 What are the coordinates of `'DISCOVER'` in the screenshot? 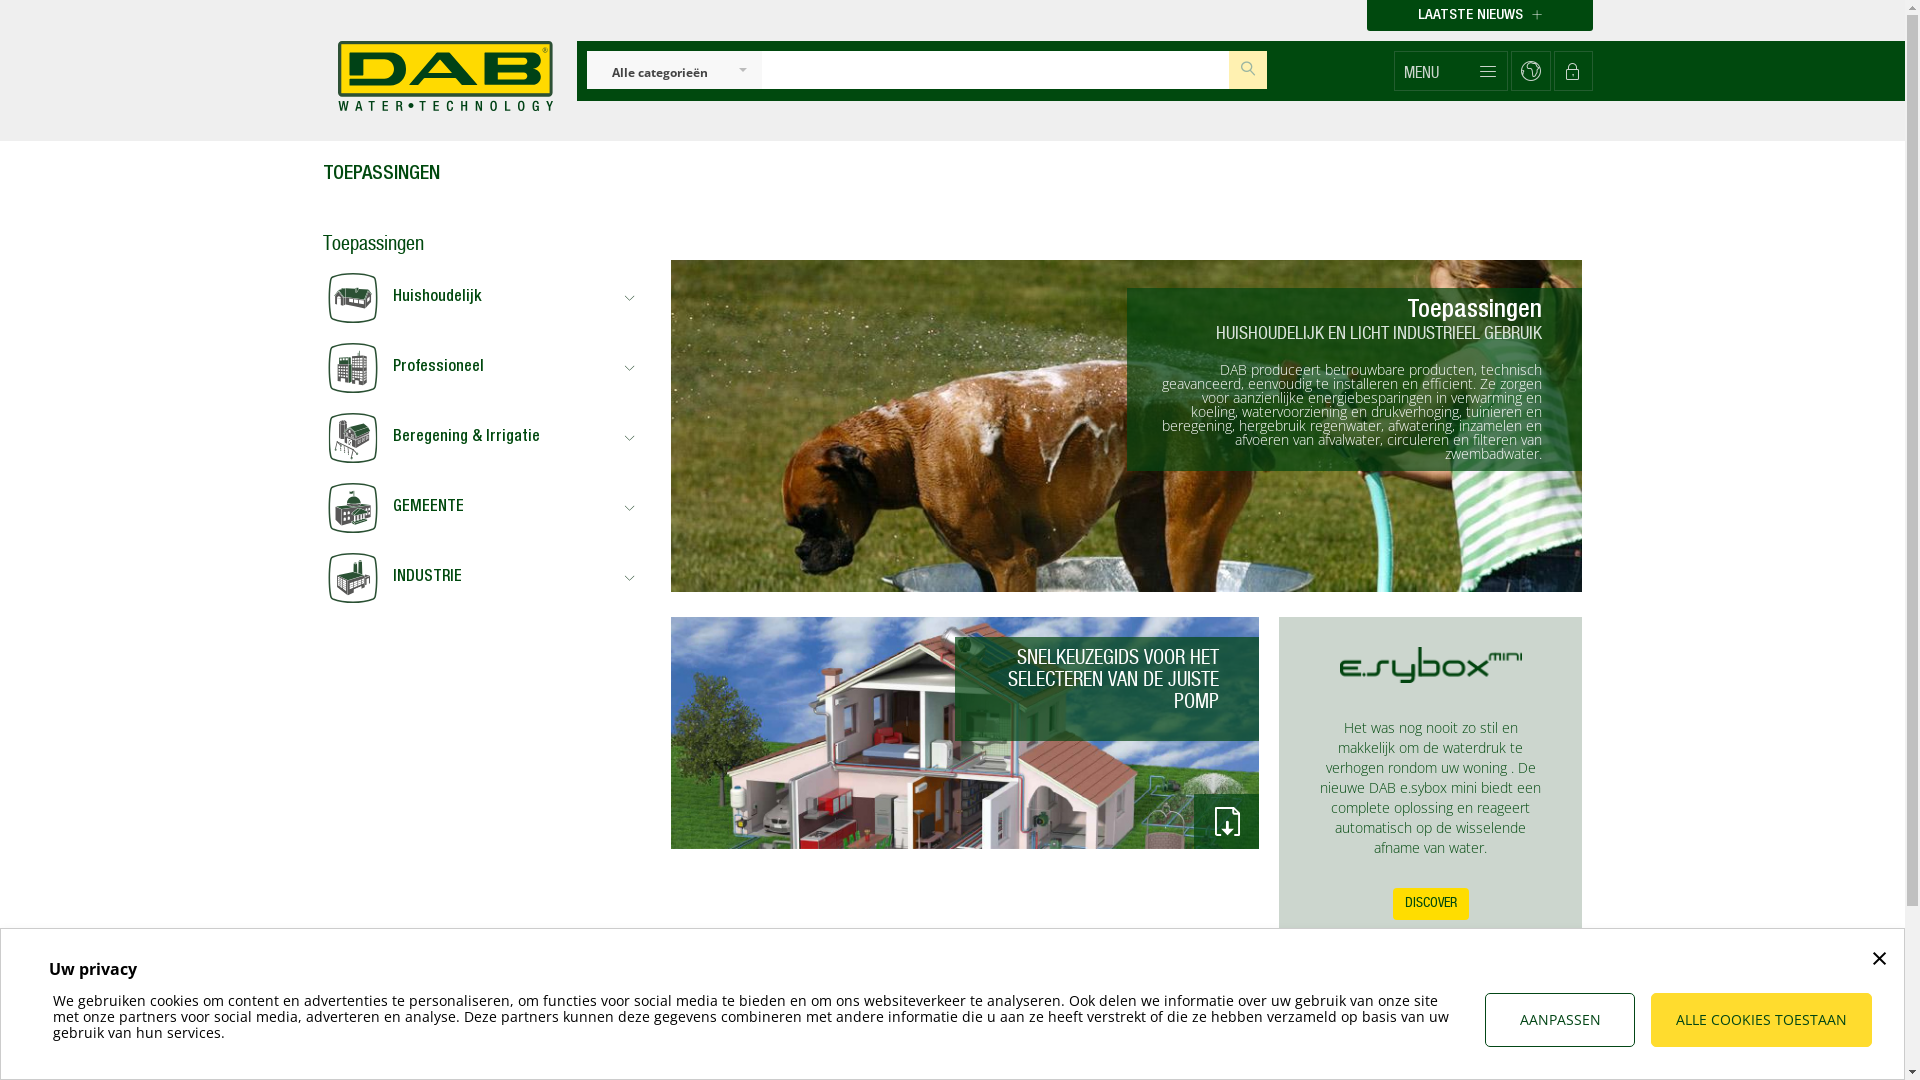 It's located at (1429, 903).